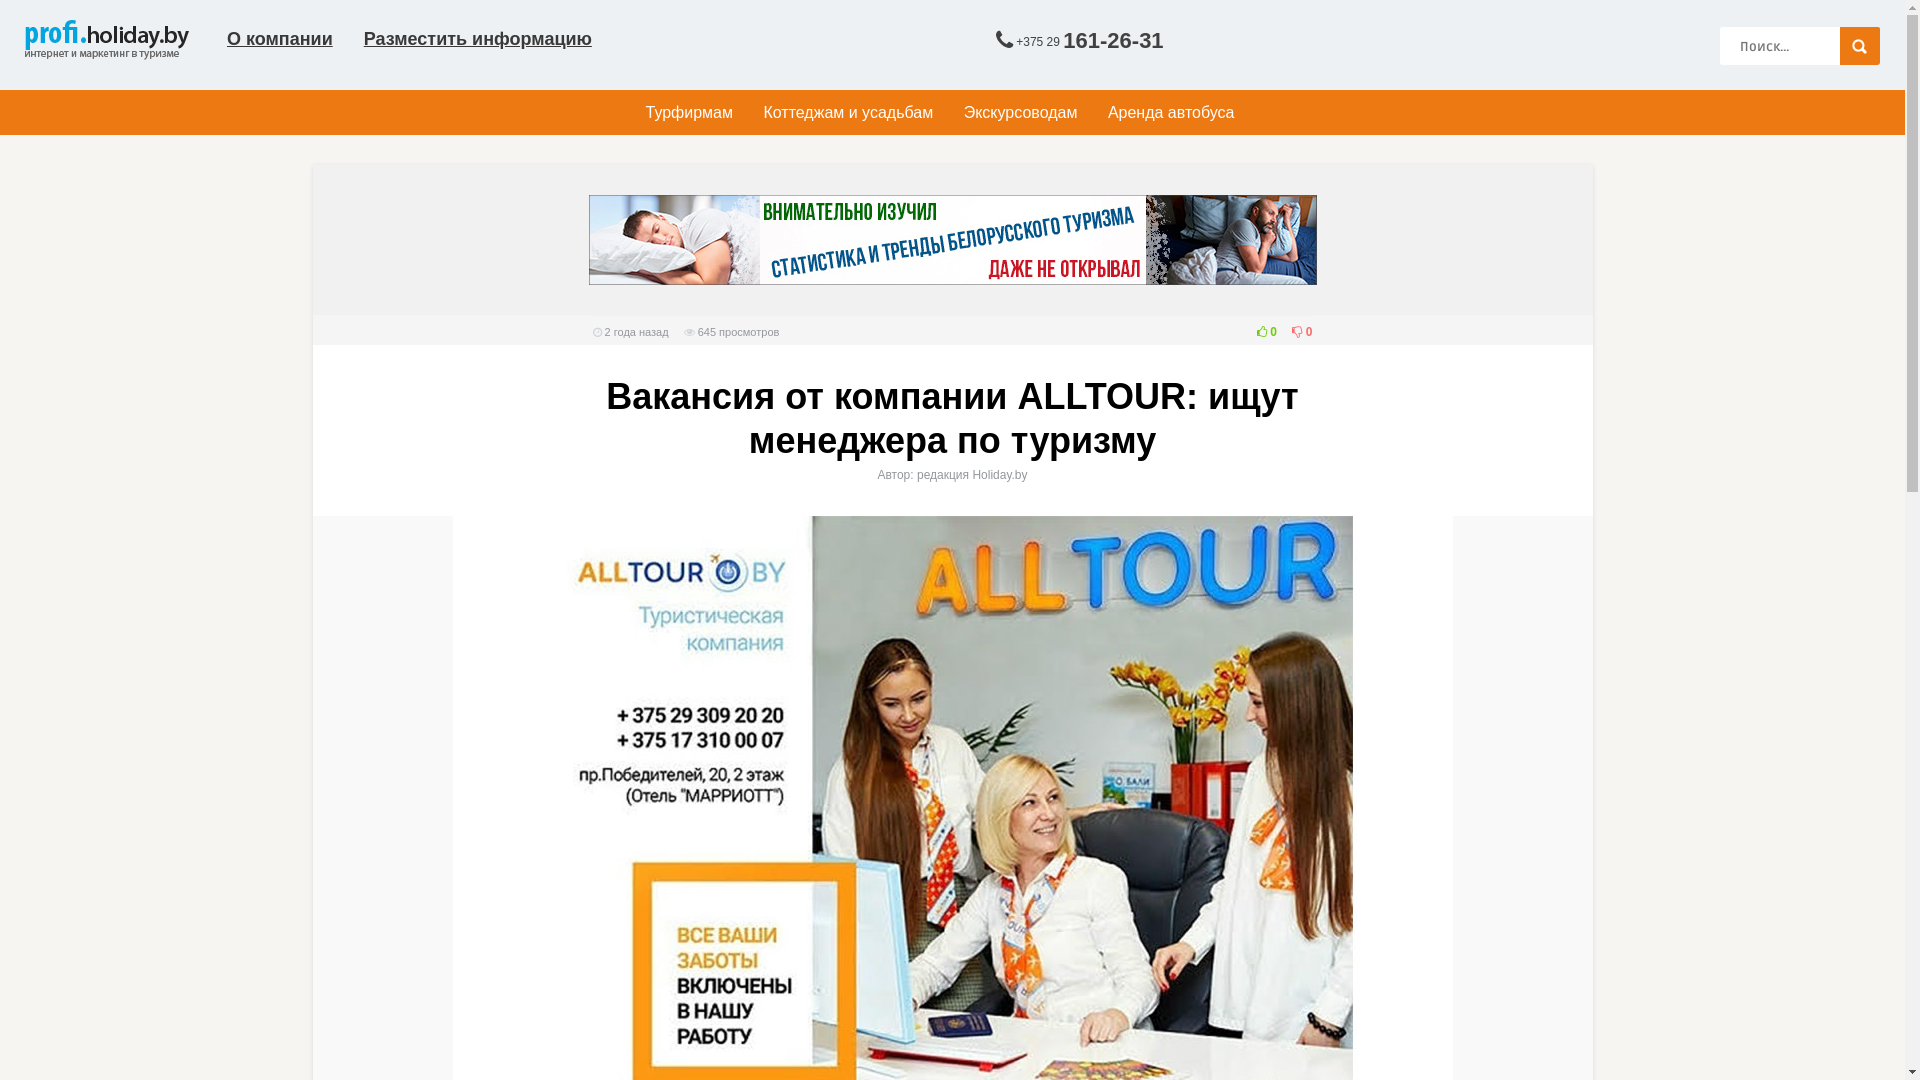 This screenshot has width=1920, height=1080. I want to click on 'Search', so click(1859, 45).